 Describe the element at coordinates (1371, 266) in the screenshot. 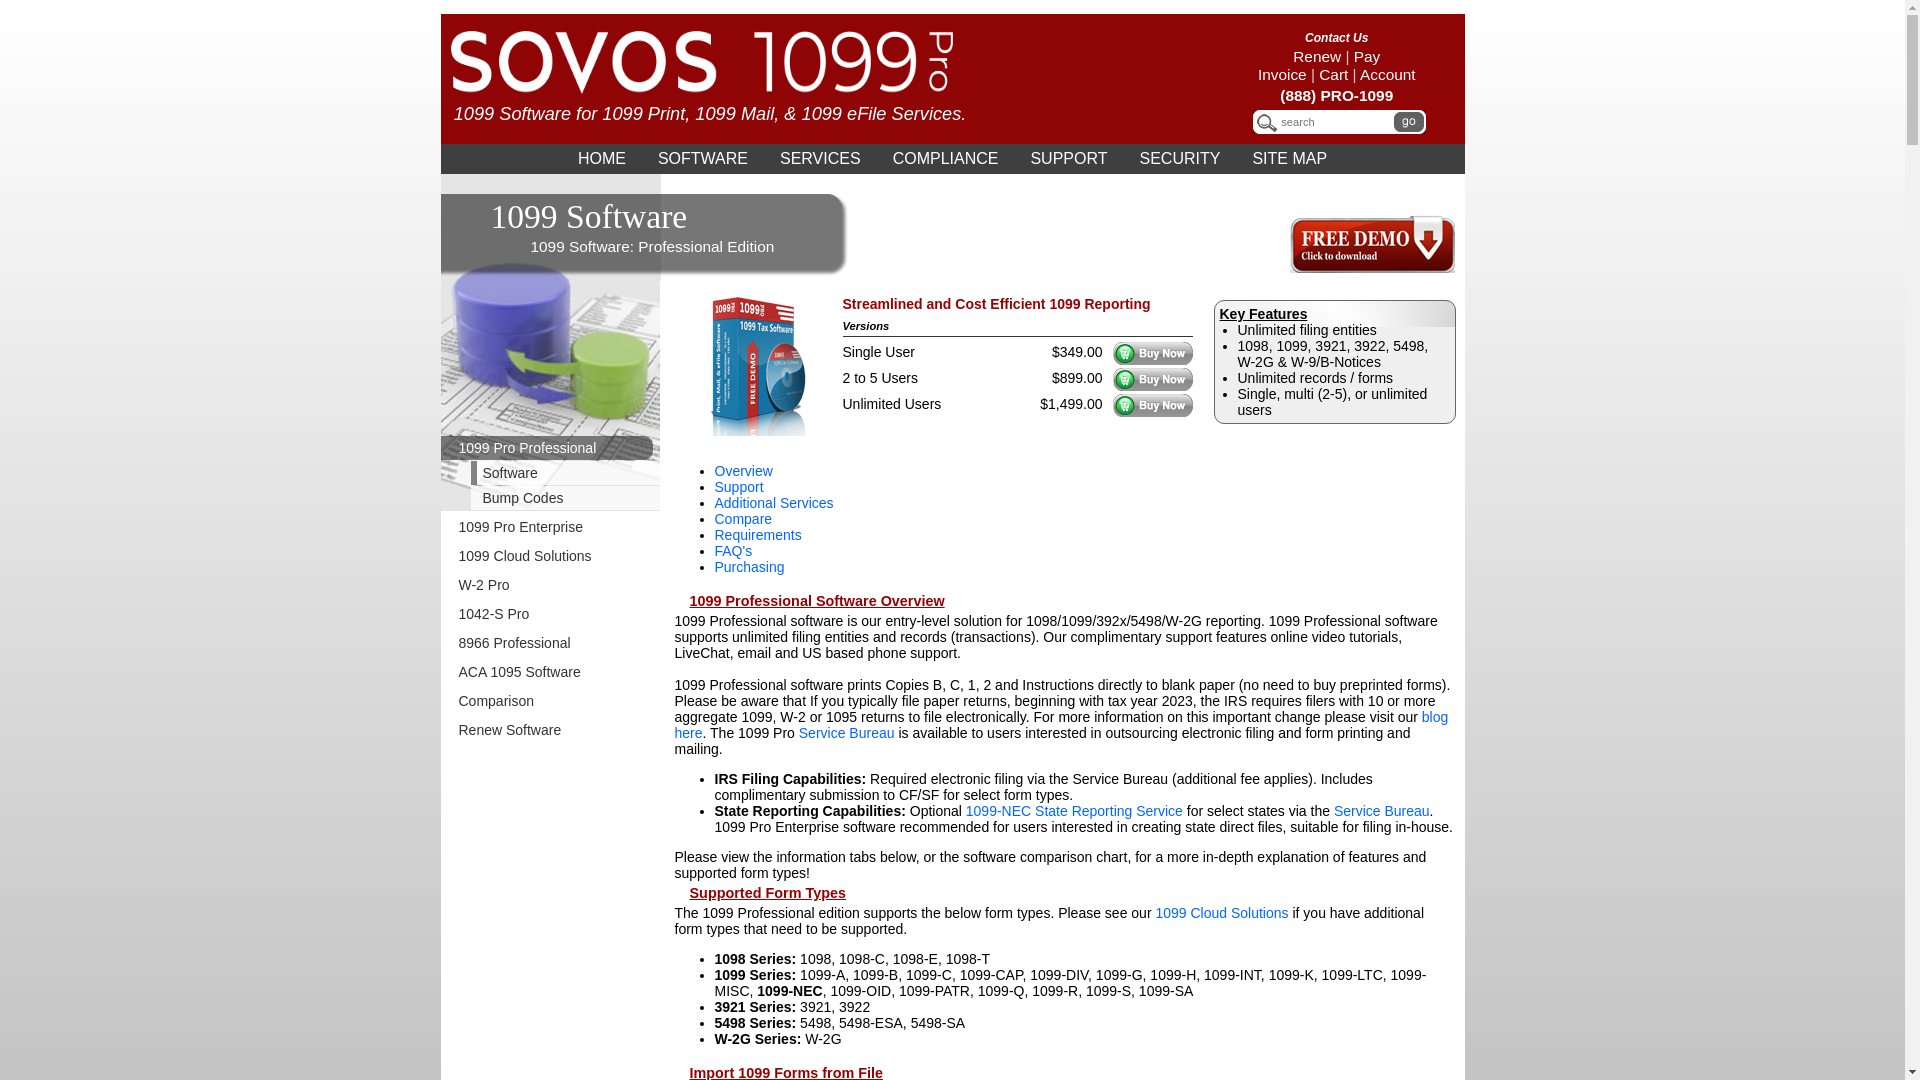

I see `'Download FREE Demo!'` at that location.